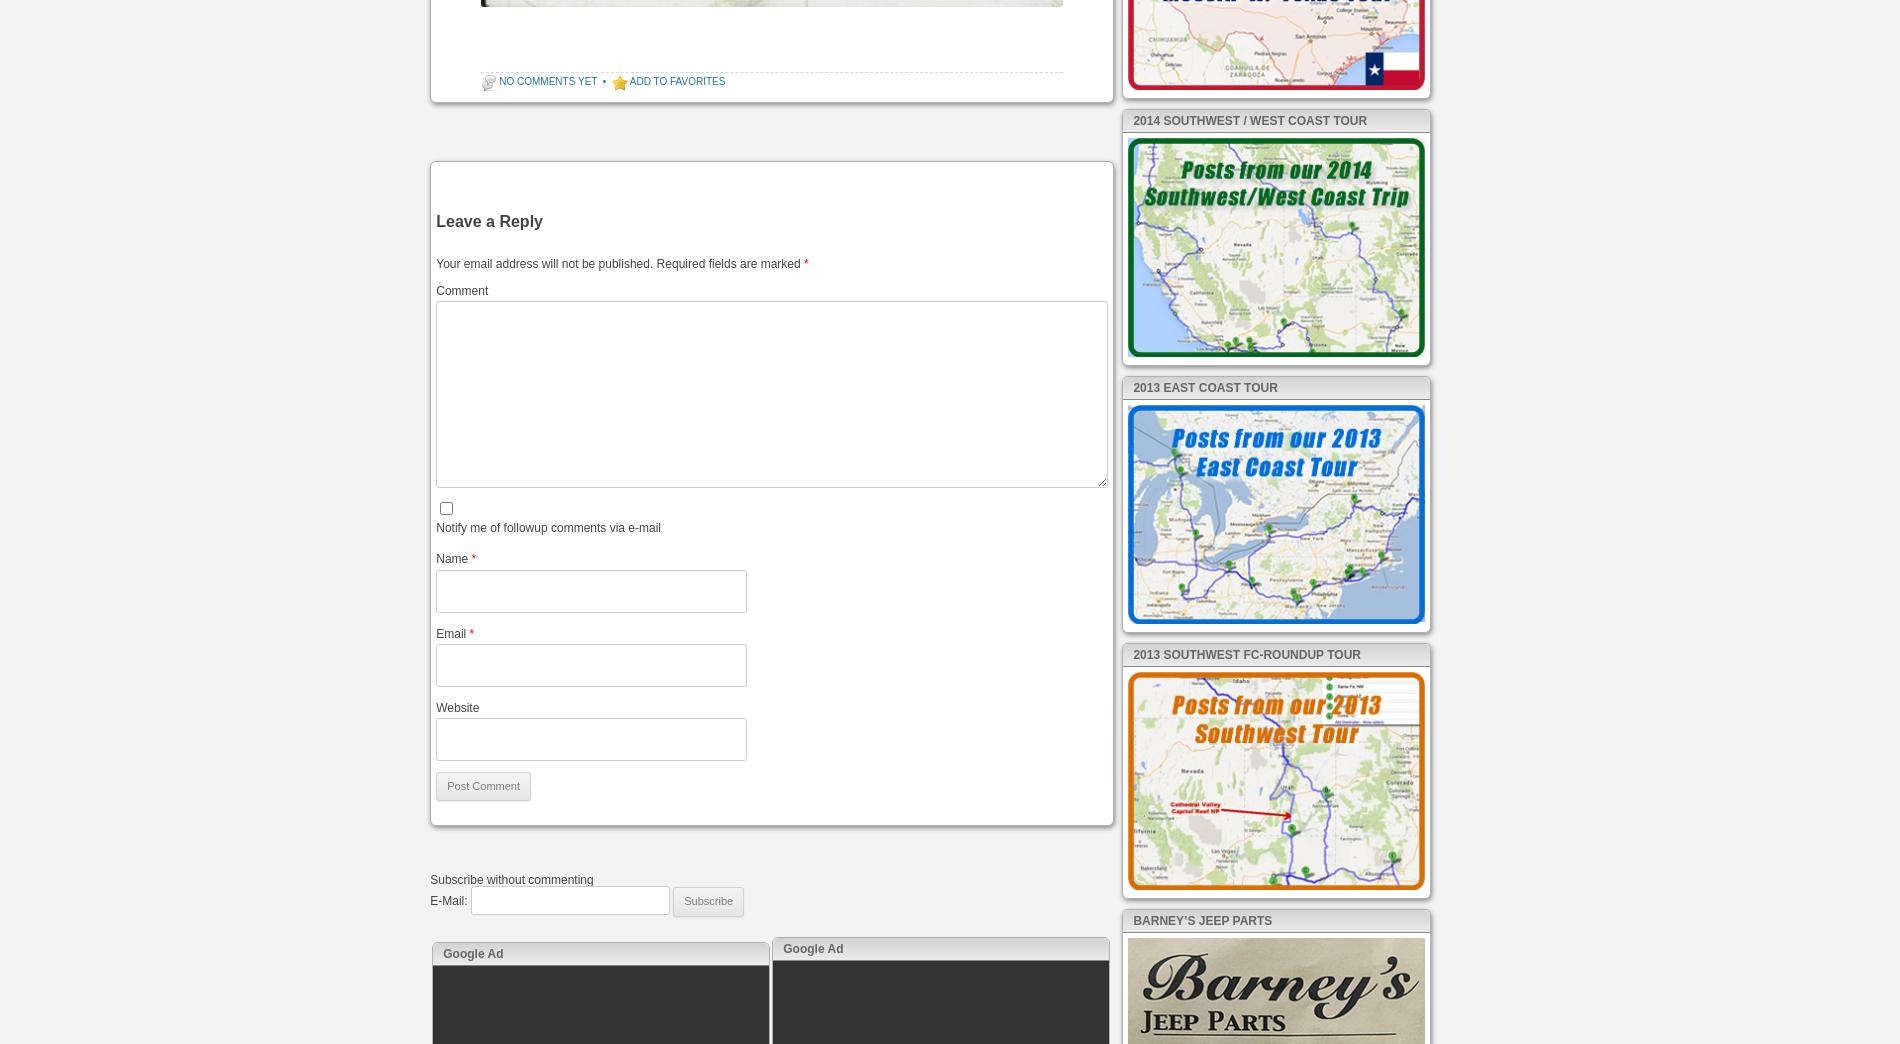 The width and height of the screenshot is (1900, 1044). What do you see at coordinates (428, 879) in the screenshot?
I see `'Subscribe without commenting'` at bounding box center [428, 879].